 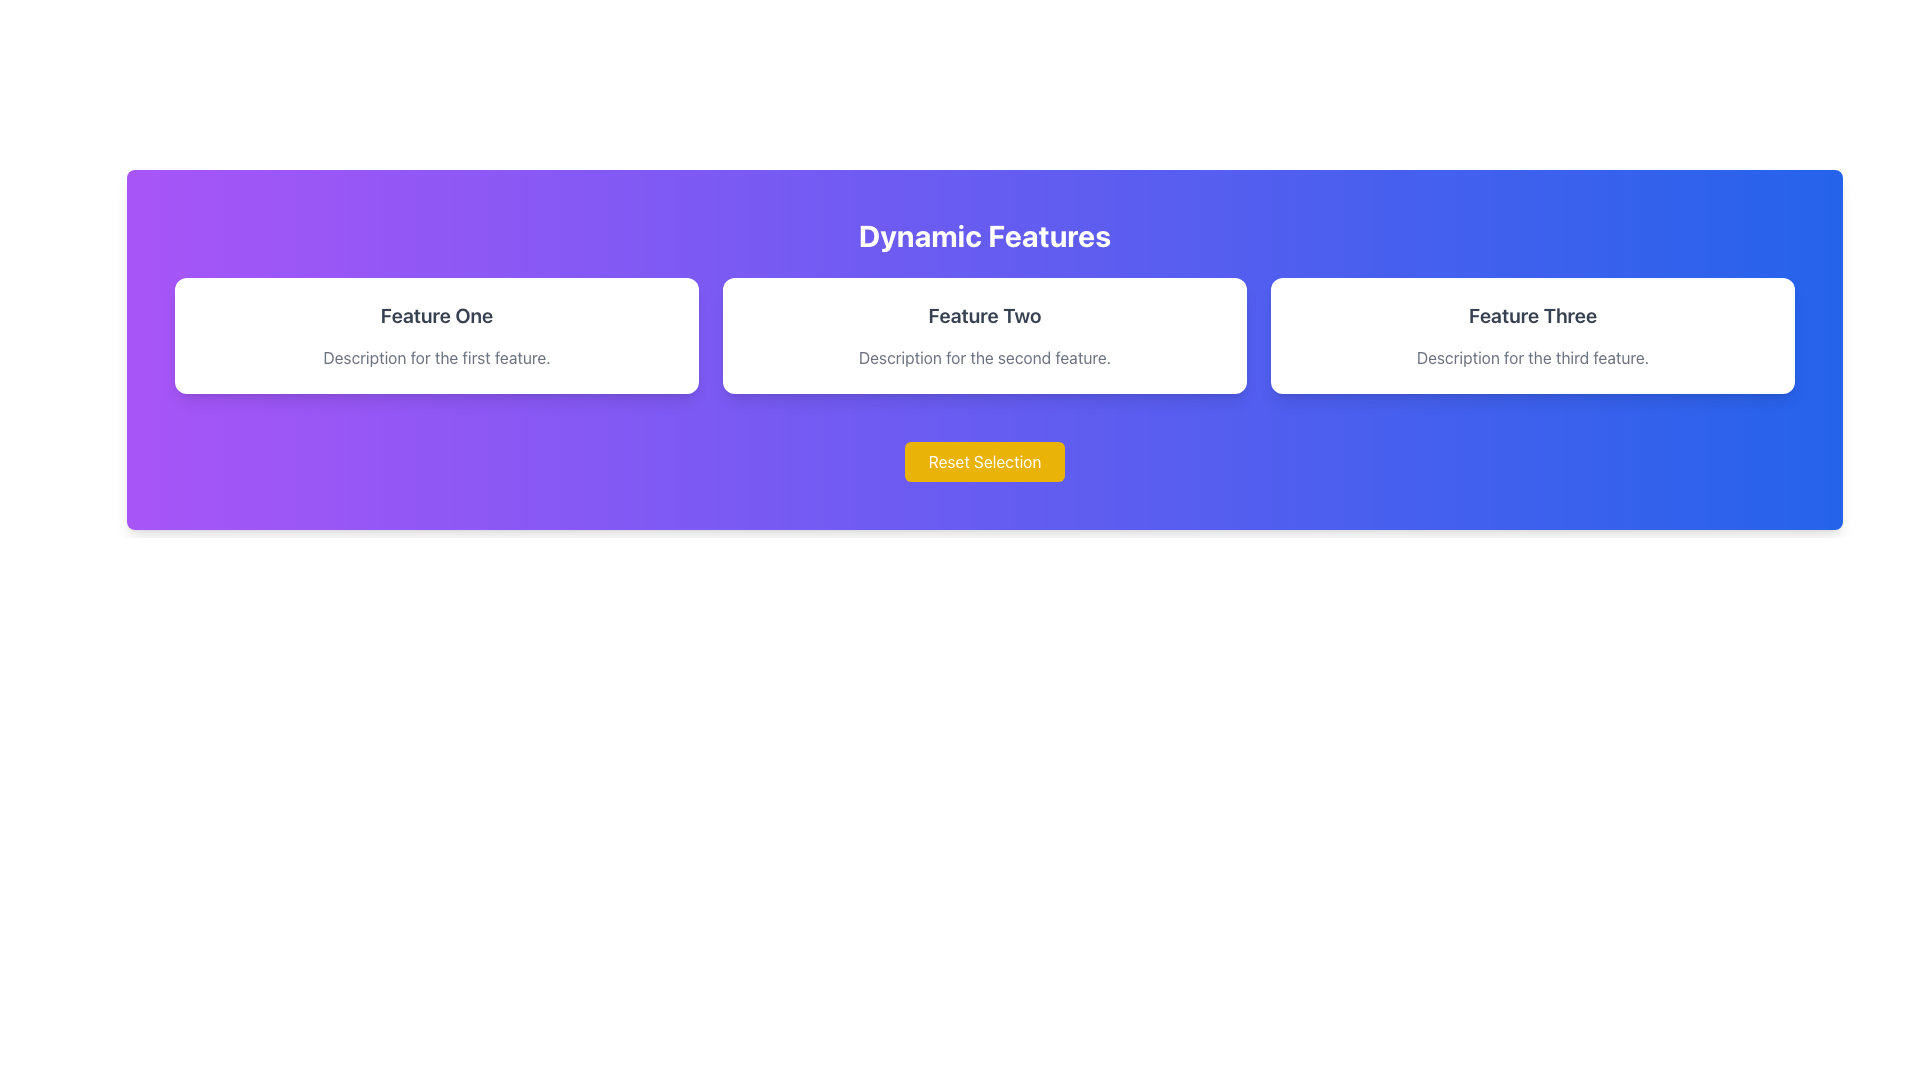 What do you see at coordinates (984, 334) in the screenshot?
I see `the second card in the horizontally aligned row of three cards within the 'Dynamic Features' section` at bounding box center [984, 334].